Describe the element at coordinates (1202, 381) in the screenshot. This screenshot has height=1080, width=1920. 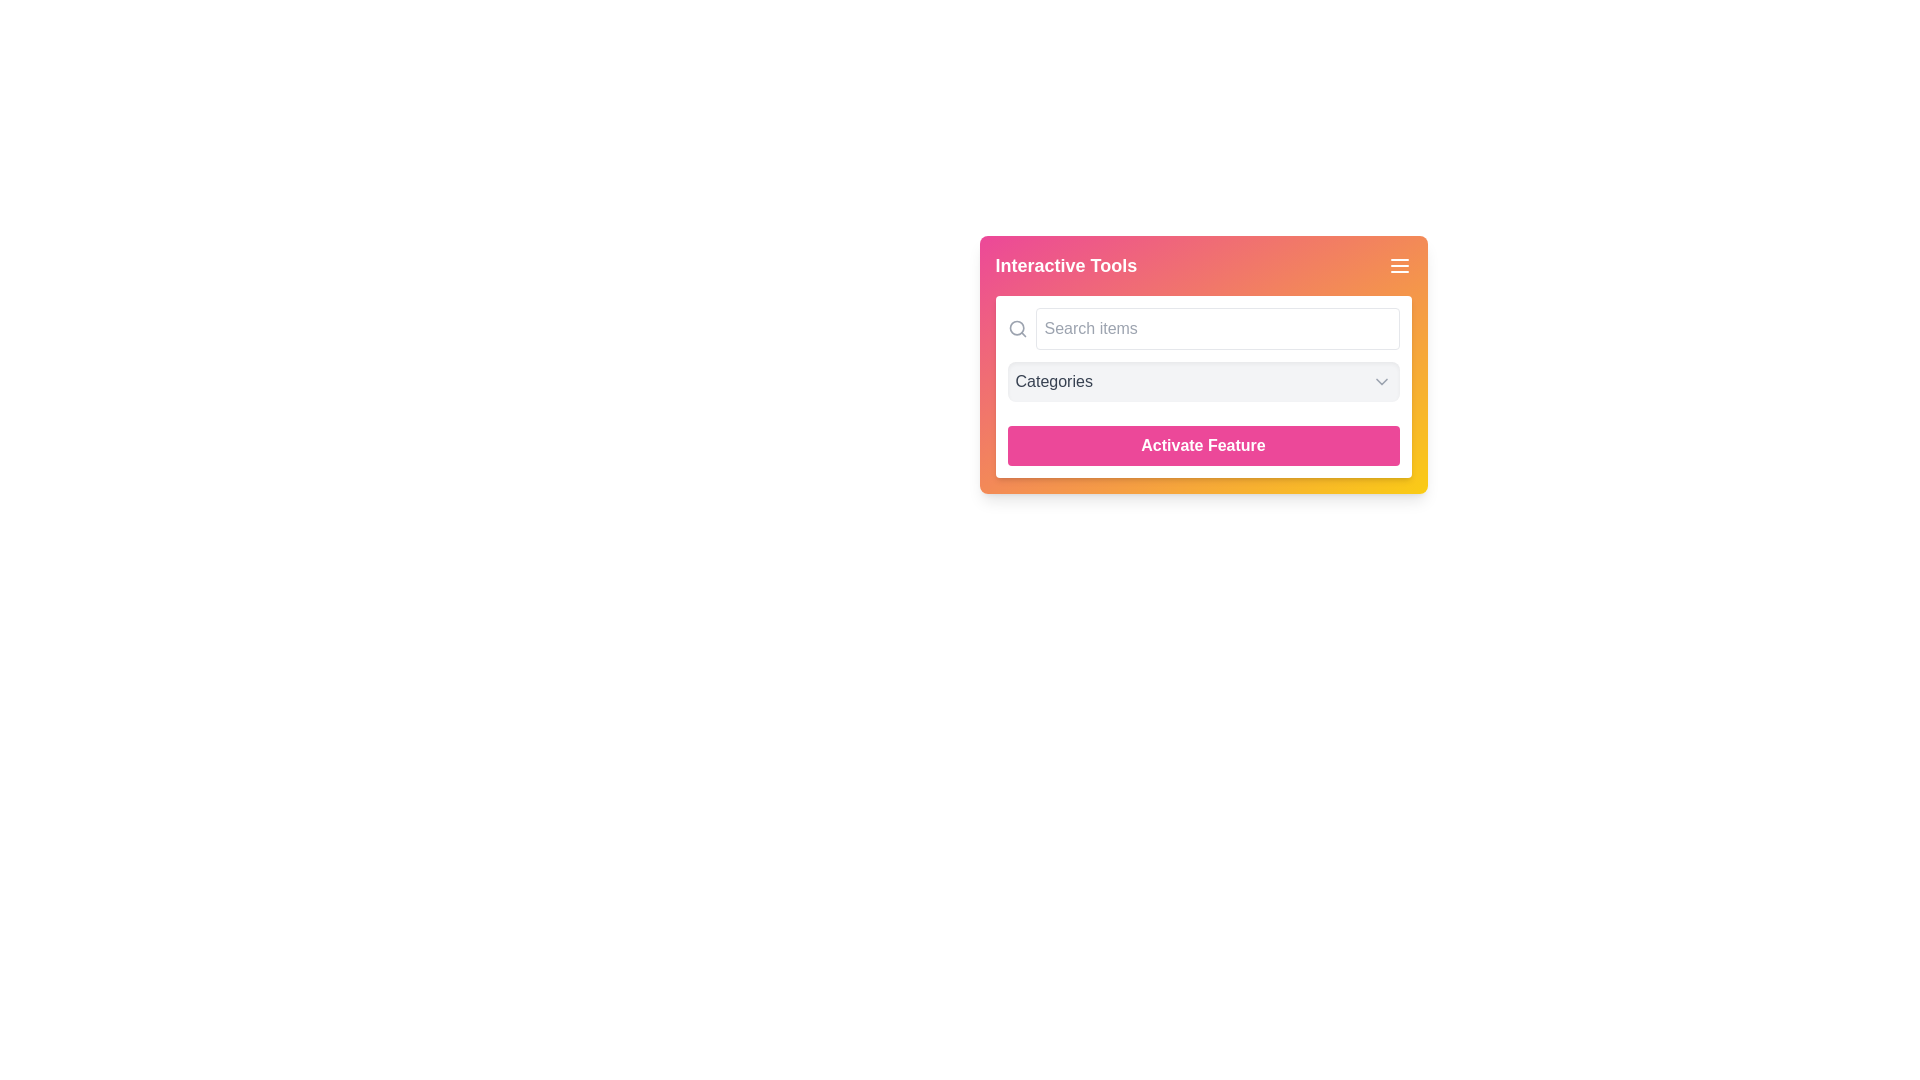
I see `the Dropdown Menu labeled 'Categories'` at that location.